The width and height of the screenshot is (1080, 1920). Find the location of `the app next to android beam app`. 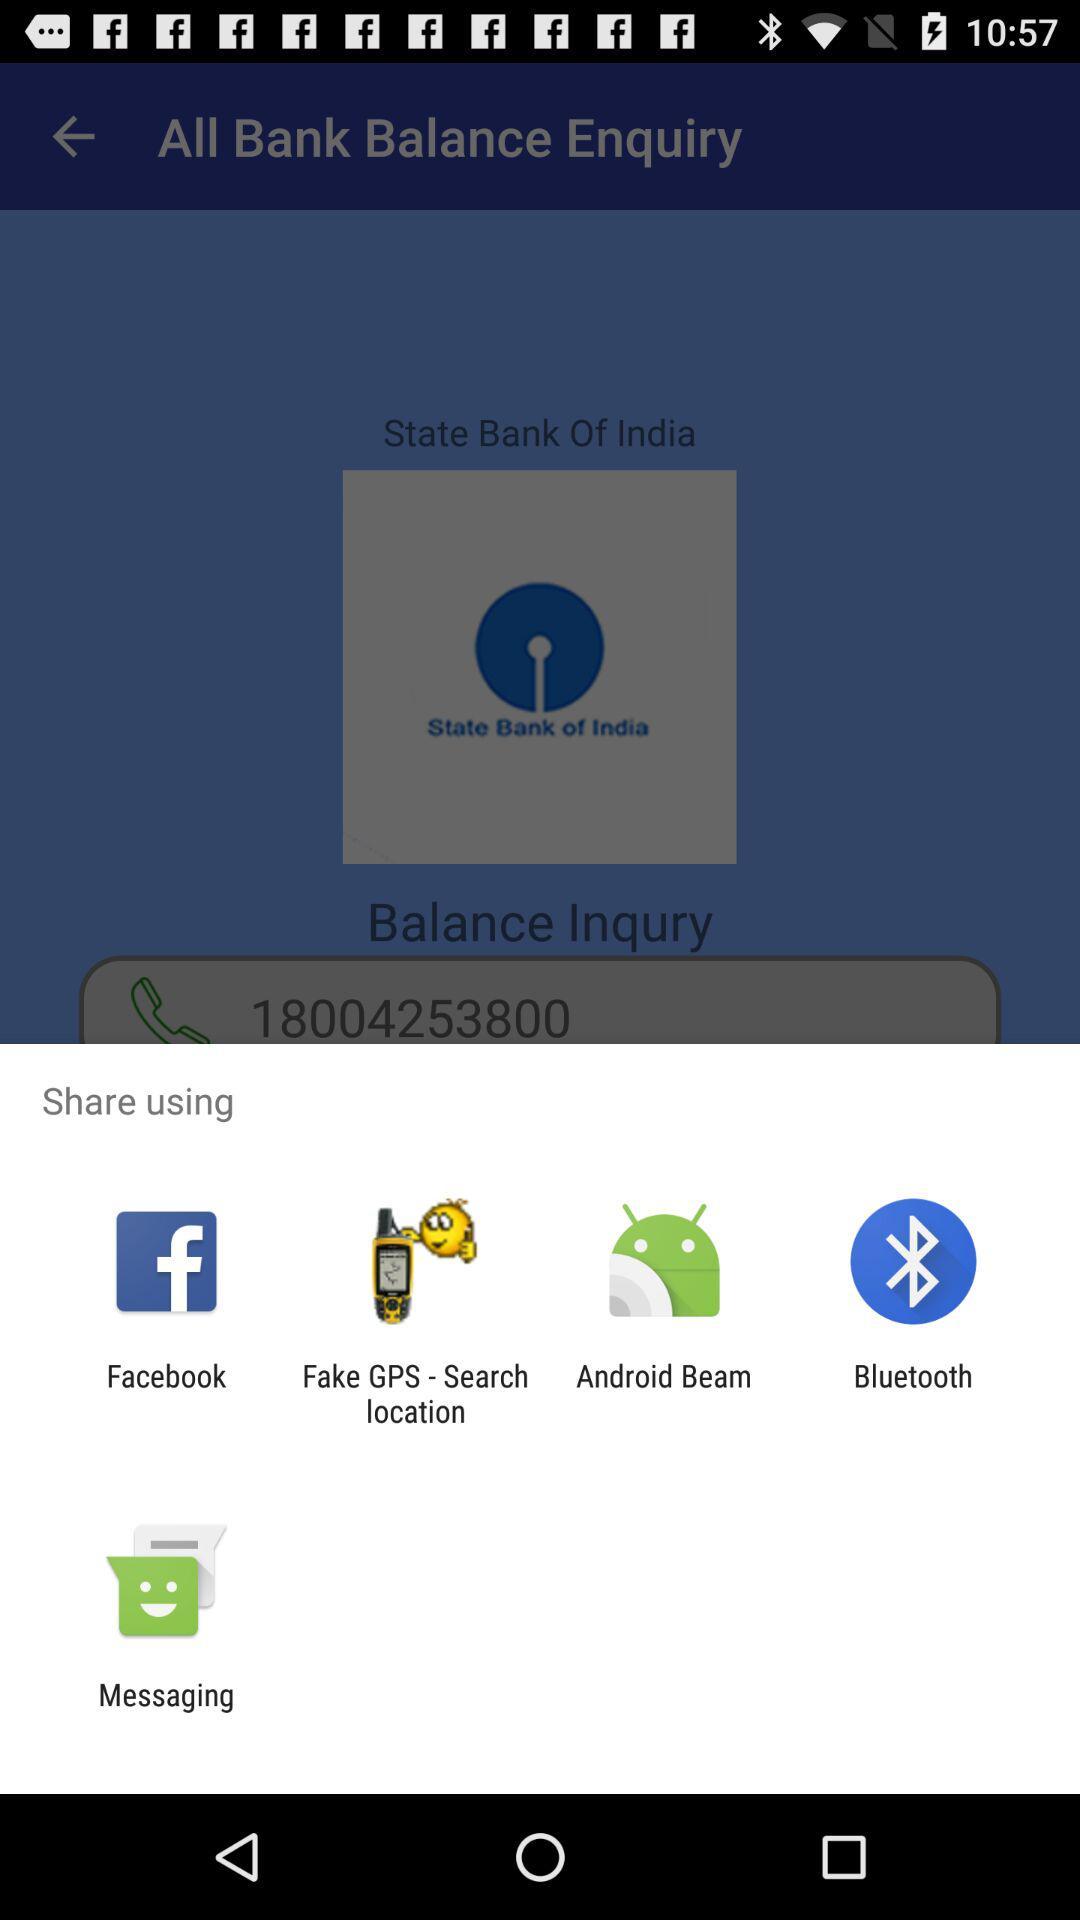

the app next to android beam app is located at coordinates (913, 1392).